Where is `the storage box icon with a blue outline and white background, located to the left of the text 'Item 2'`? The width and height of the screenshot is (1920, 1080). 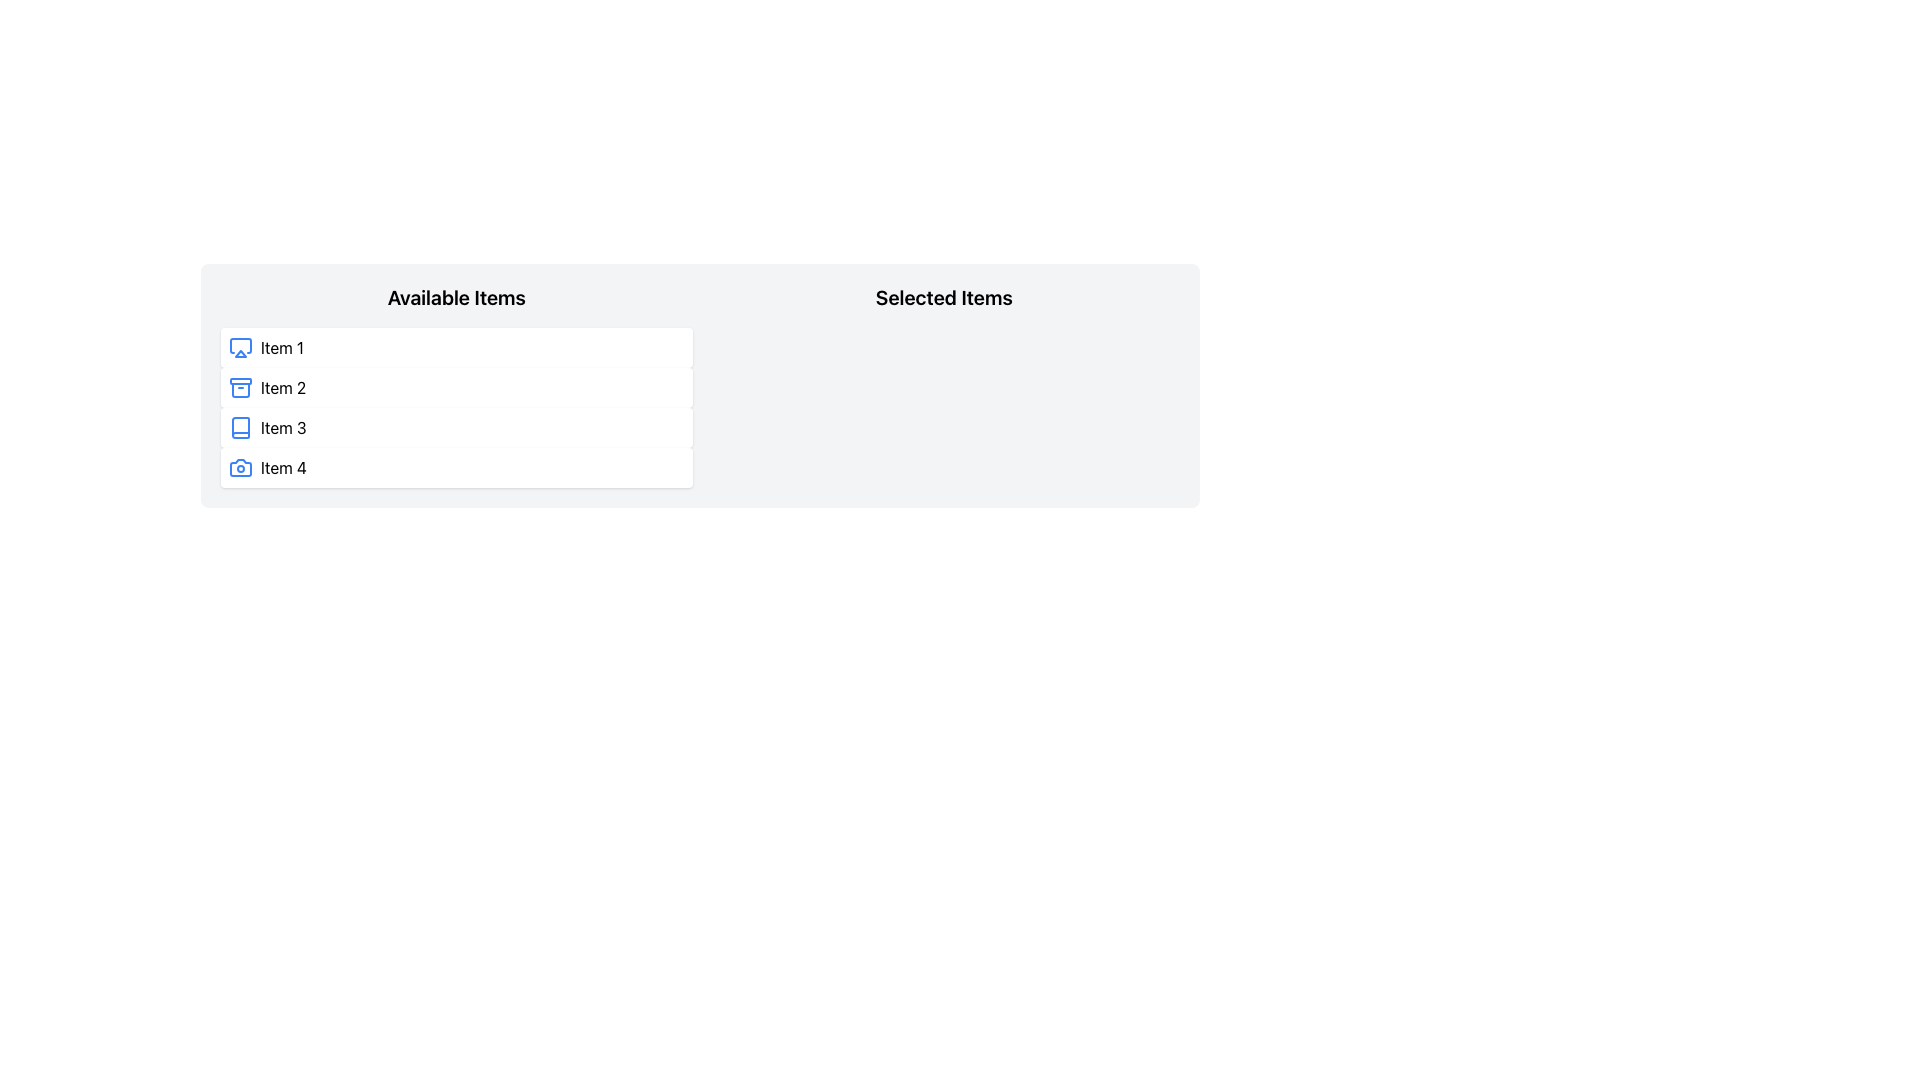
the storage box icon with a blue outline and white background, located to the left of the text 'Item 2' is located at coordinates (240, 388).